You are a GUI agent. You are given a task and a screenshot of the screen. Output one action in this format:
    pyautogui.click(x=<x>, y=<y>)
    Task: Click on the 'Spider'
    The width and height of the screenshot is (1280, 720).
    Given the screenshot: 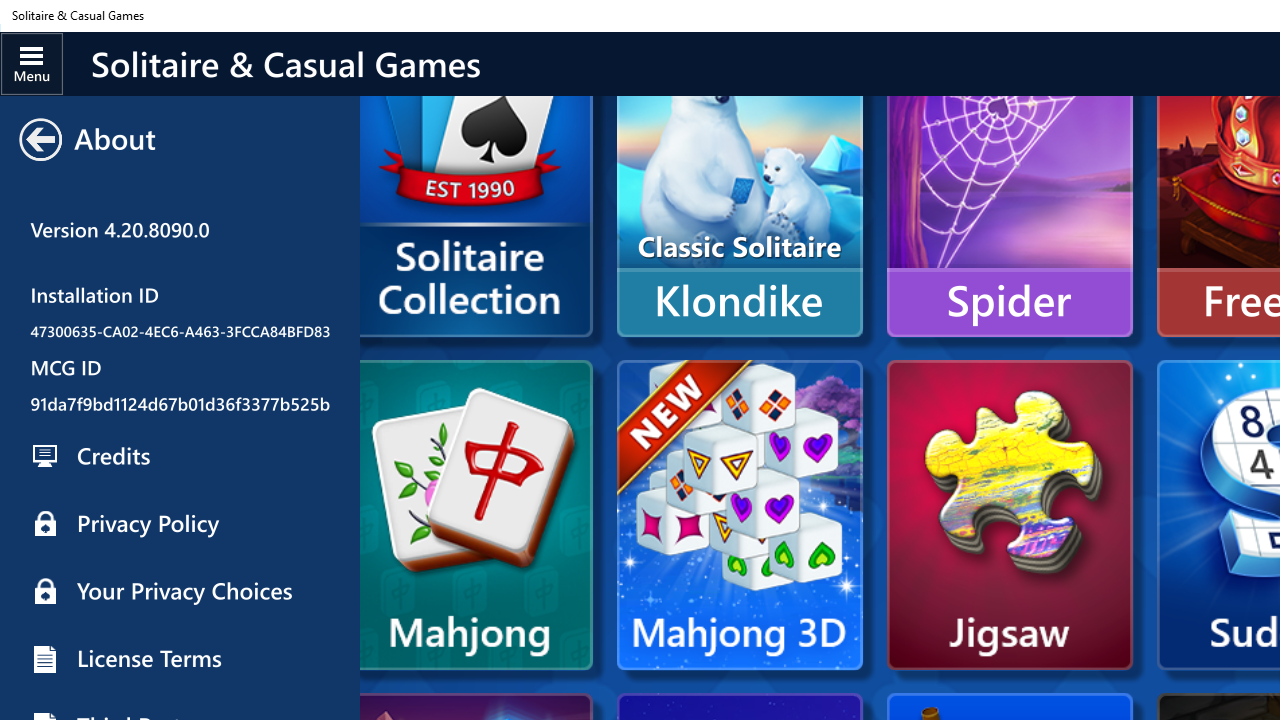 What is the action you would take?
    pyautogui.click(x=1009, y=182)
    